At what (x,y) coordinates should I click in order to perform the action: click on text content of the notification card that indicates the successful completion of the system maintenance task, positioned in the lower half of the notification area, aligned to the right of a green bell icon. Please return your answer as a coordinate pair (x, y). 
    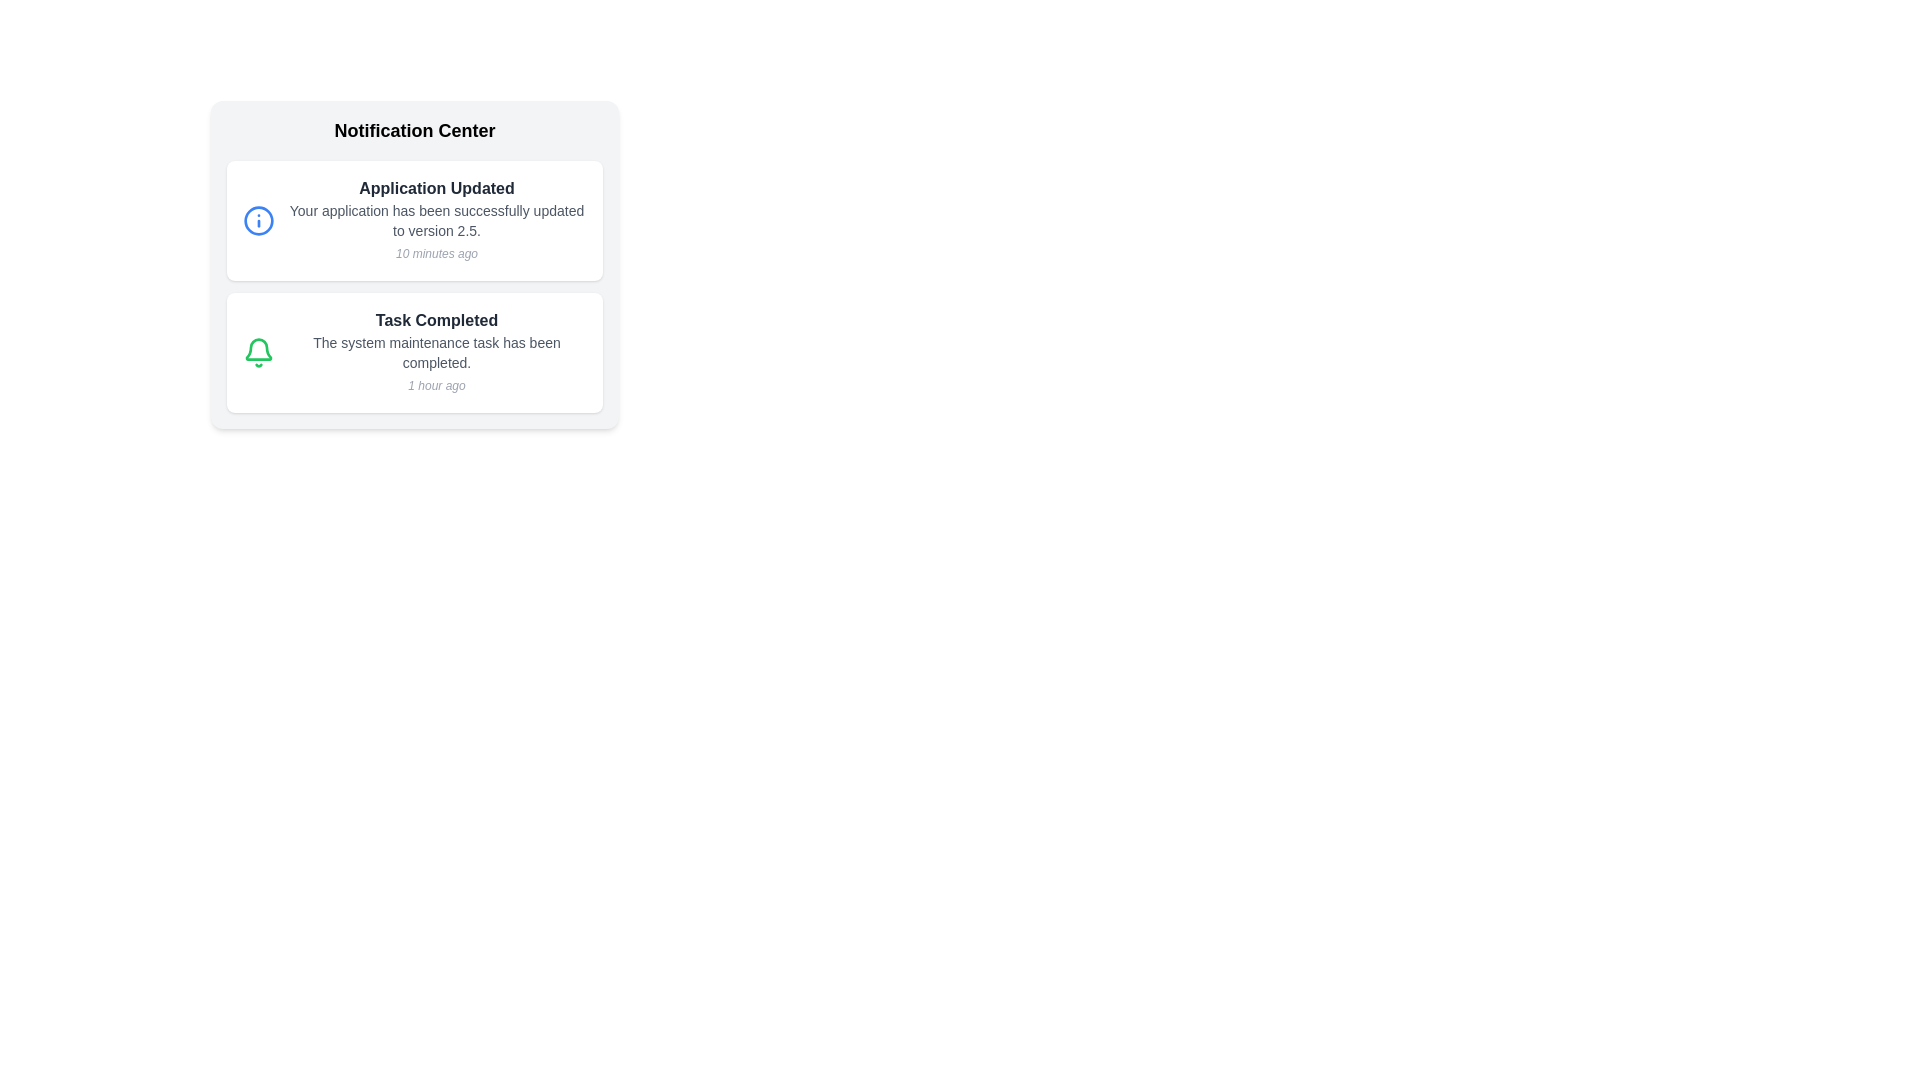
    Looking at the image, I should click on (435, 352).